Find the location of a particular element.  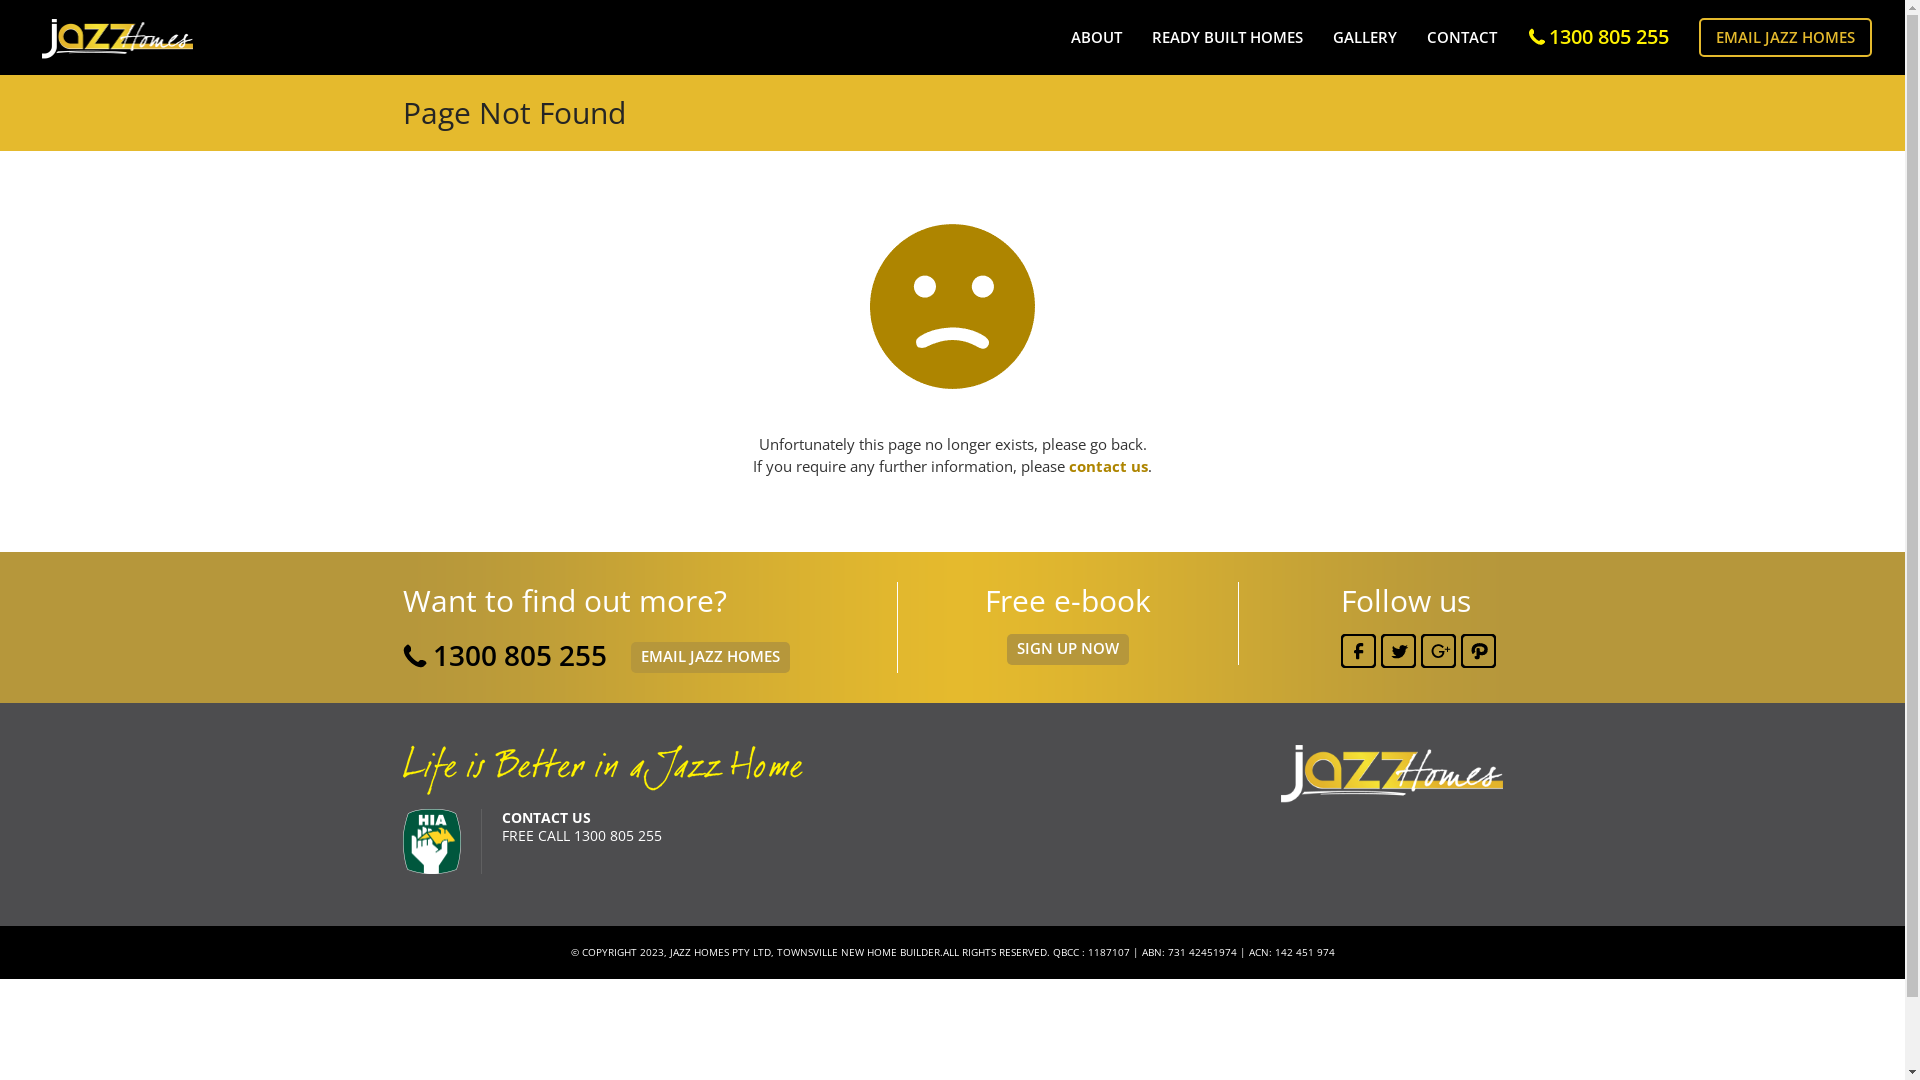

'READY BUILT HOMES' is located at coordinates (1226, 37).